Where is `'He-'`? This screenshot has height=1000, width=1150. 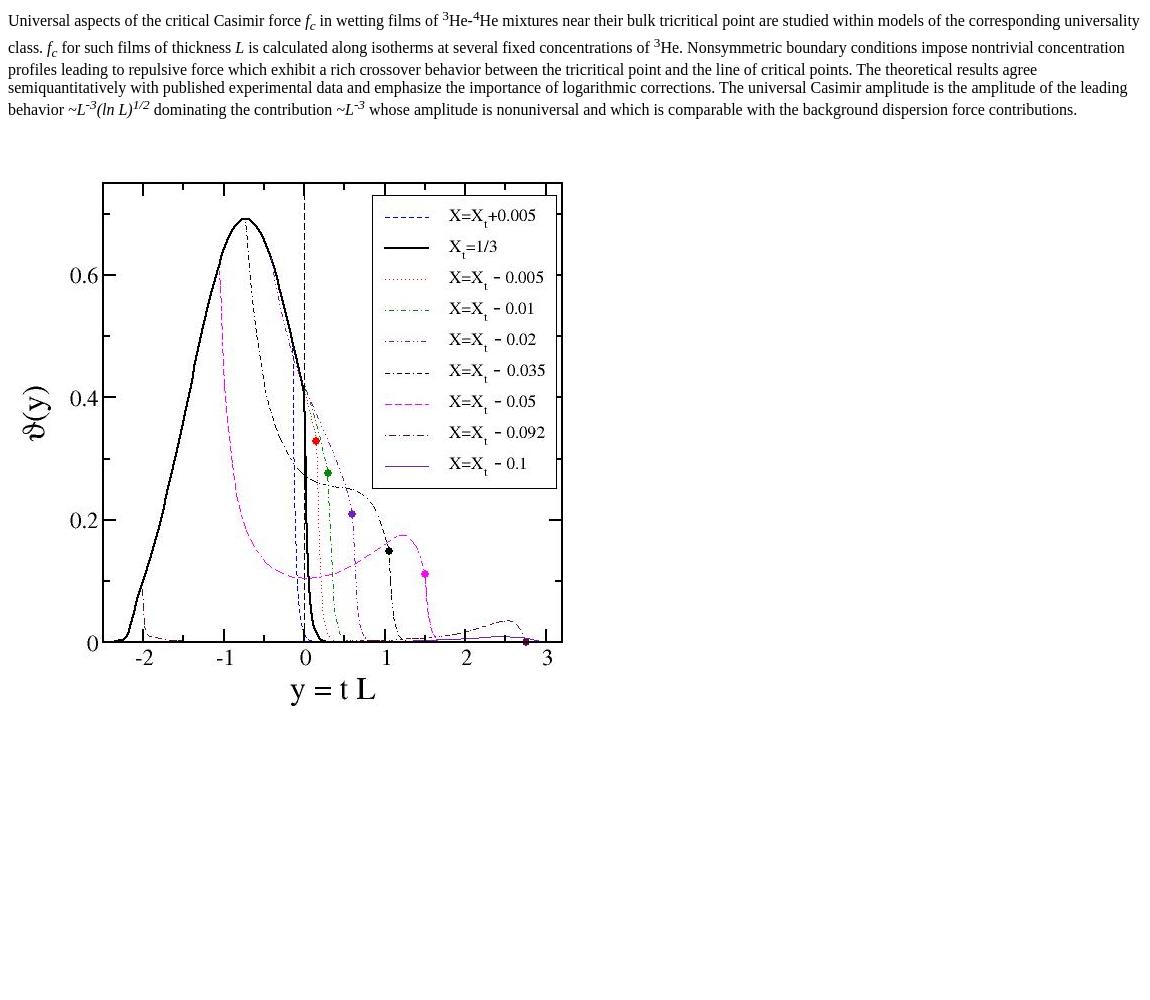 'He-' is located at coordinates (460, 20).